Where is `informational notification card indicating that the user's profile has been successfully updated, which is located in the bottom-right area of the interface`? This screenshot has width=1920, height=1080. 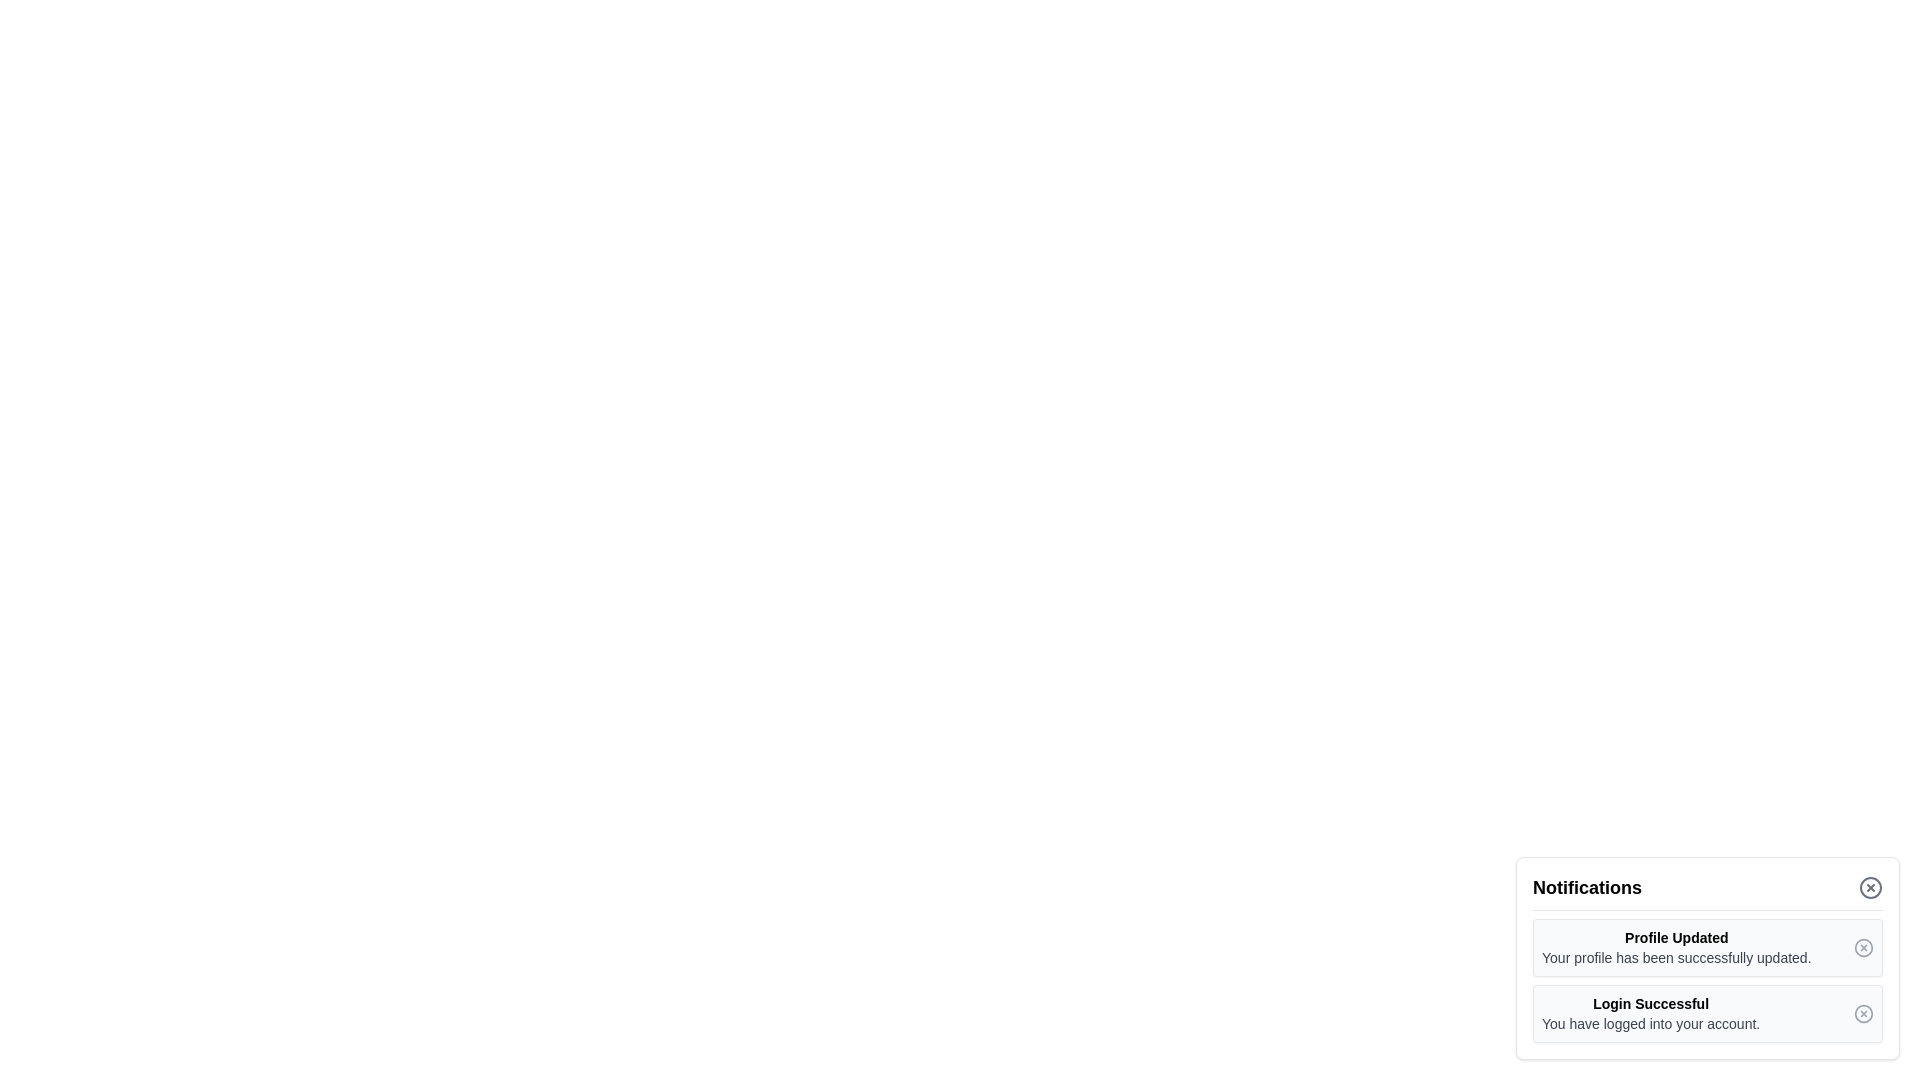 informational notification card indicating that the user's profile has been successfully updated, which is located in the bottom-right area of the interface is located at coordinates (1707, 947).